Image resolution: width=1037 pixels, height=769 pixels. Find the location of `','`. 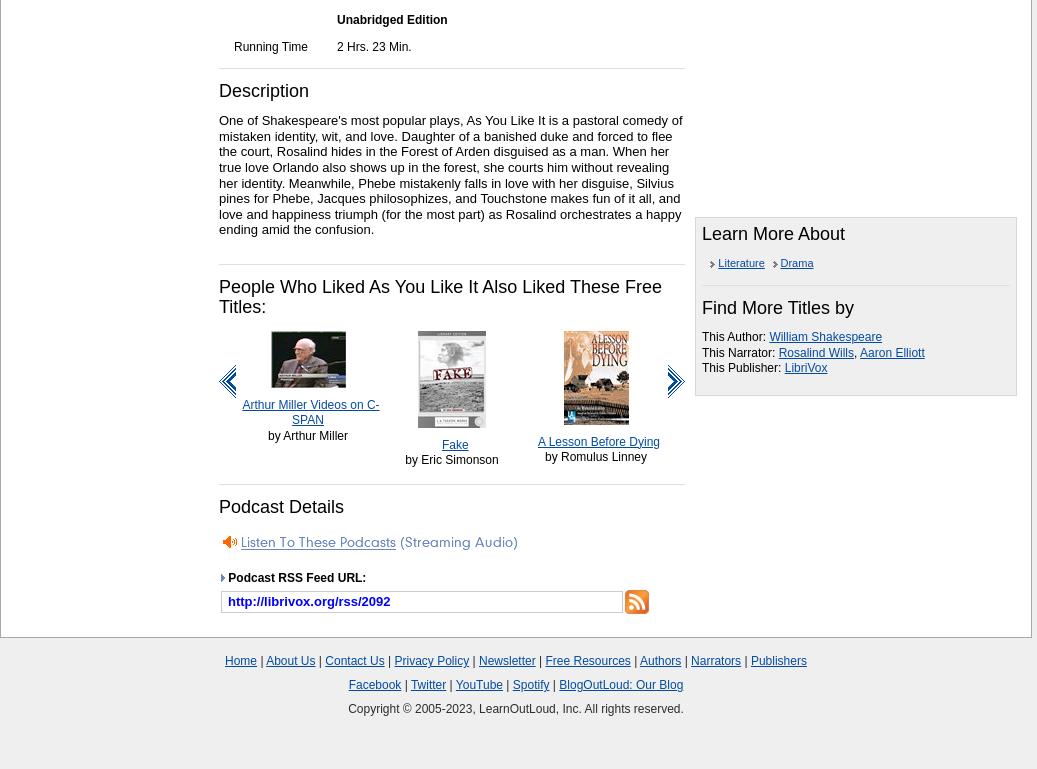

',' is located at coordinates (856, 351).